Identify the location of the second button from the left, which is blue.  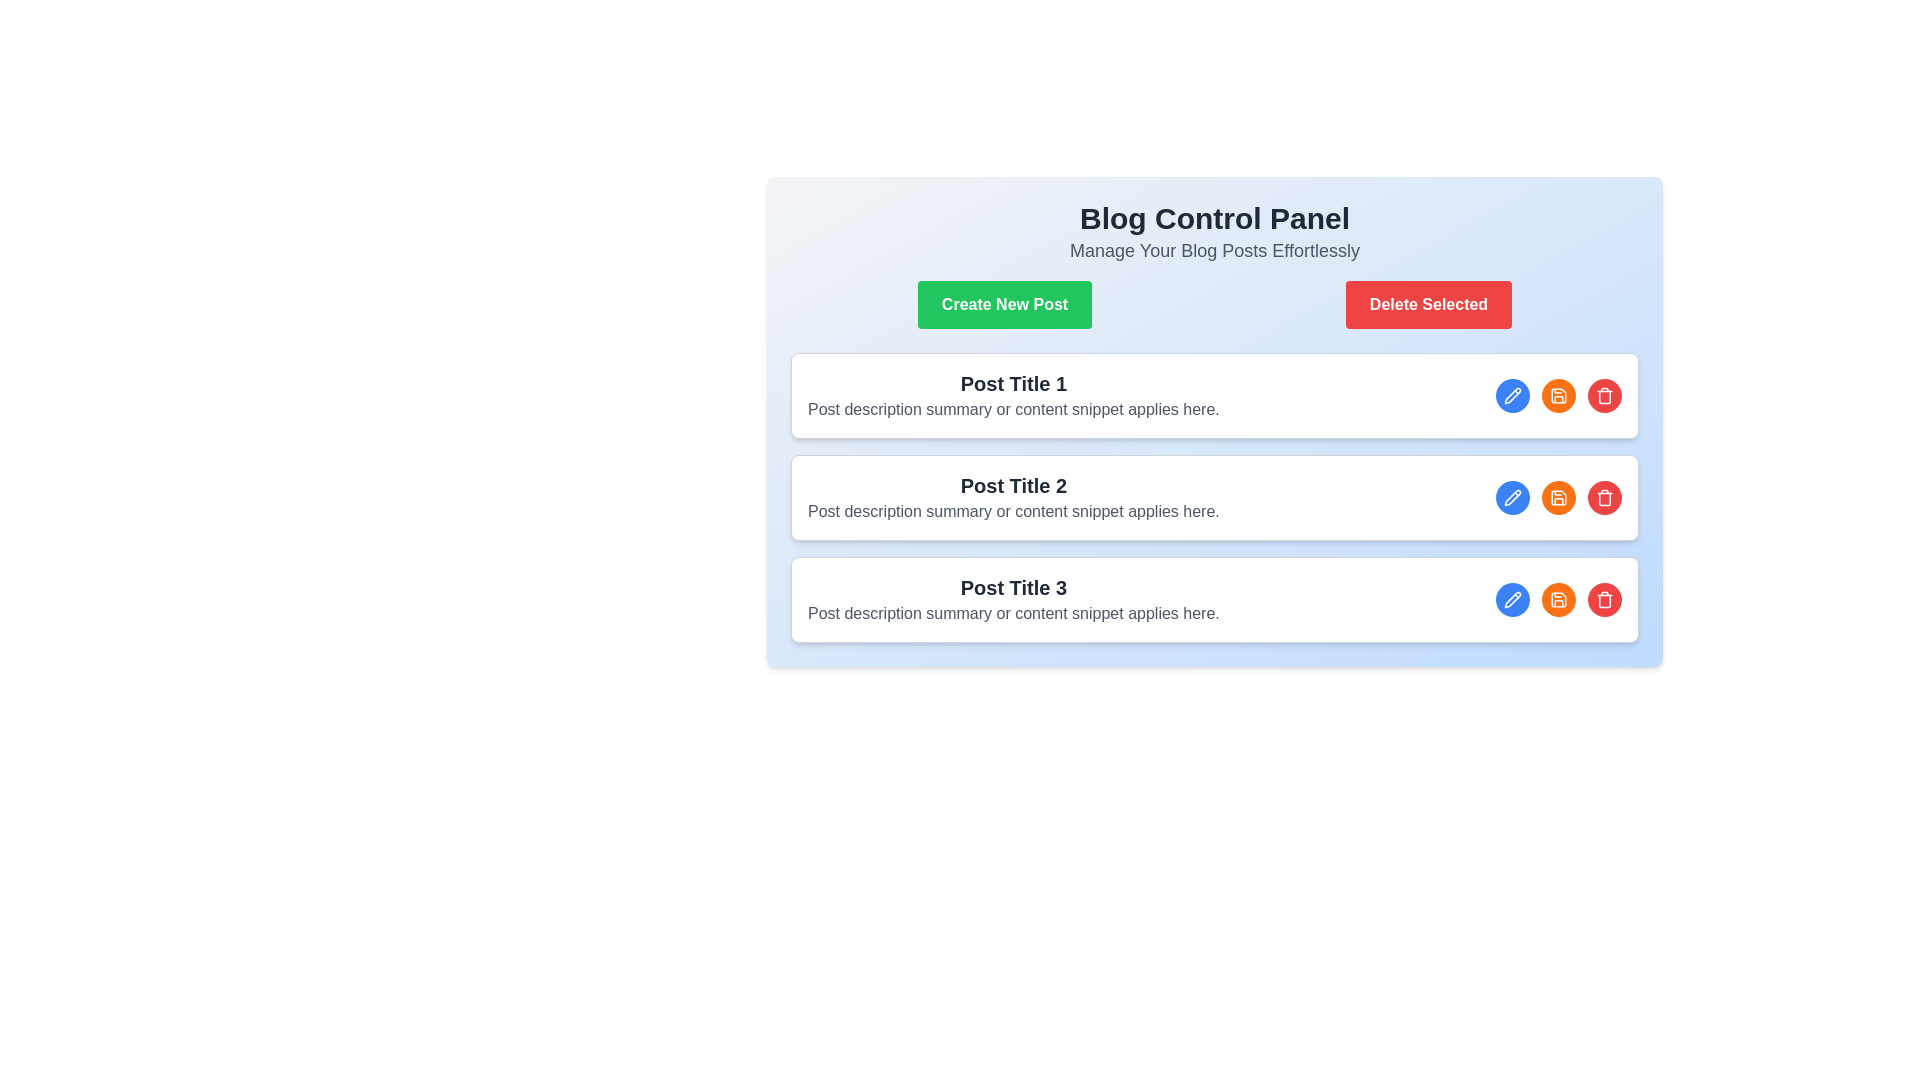
(1558, 396).